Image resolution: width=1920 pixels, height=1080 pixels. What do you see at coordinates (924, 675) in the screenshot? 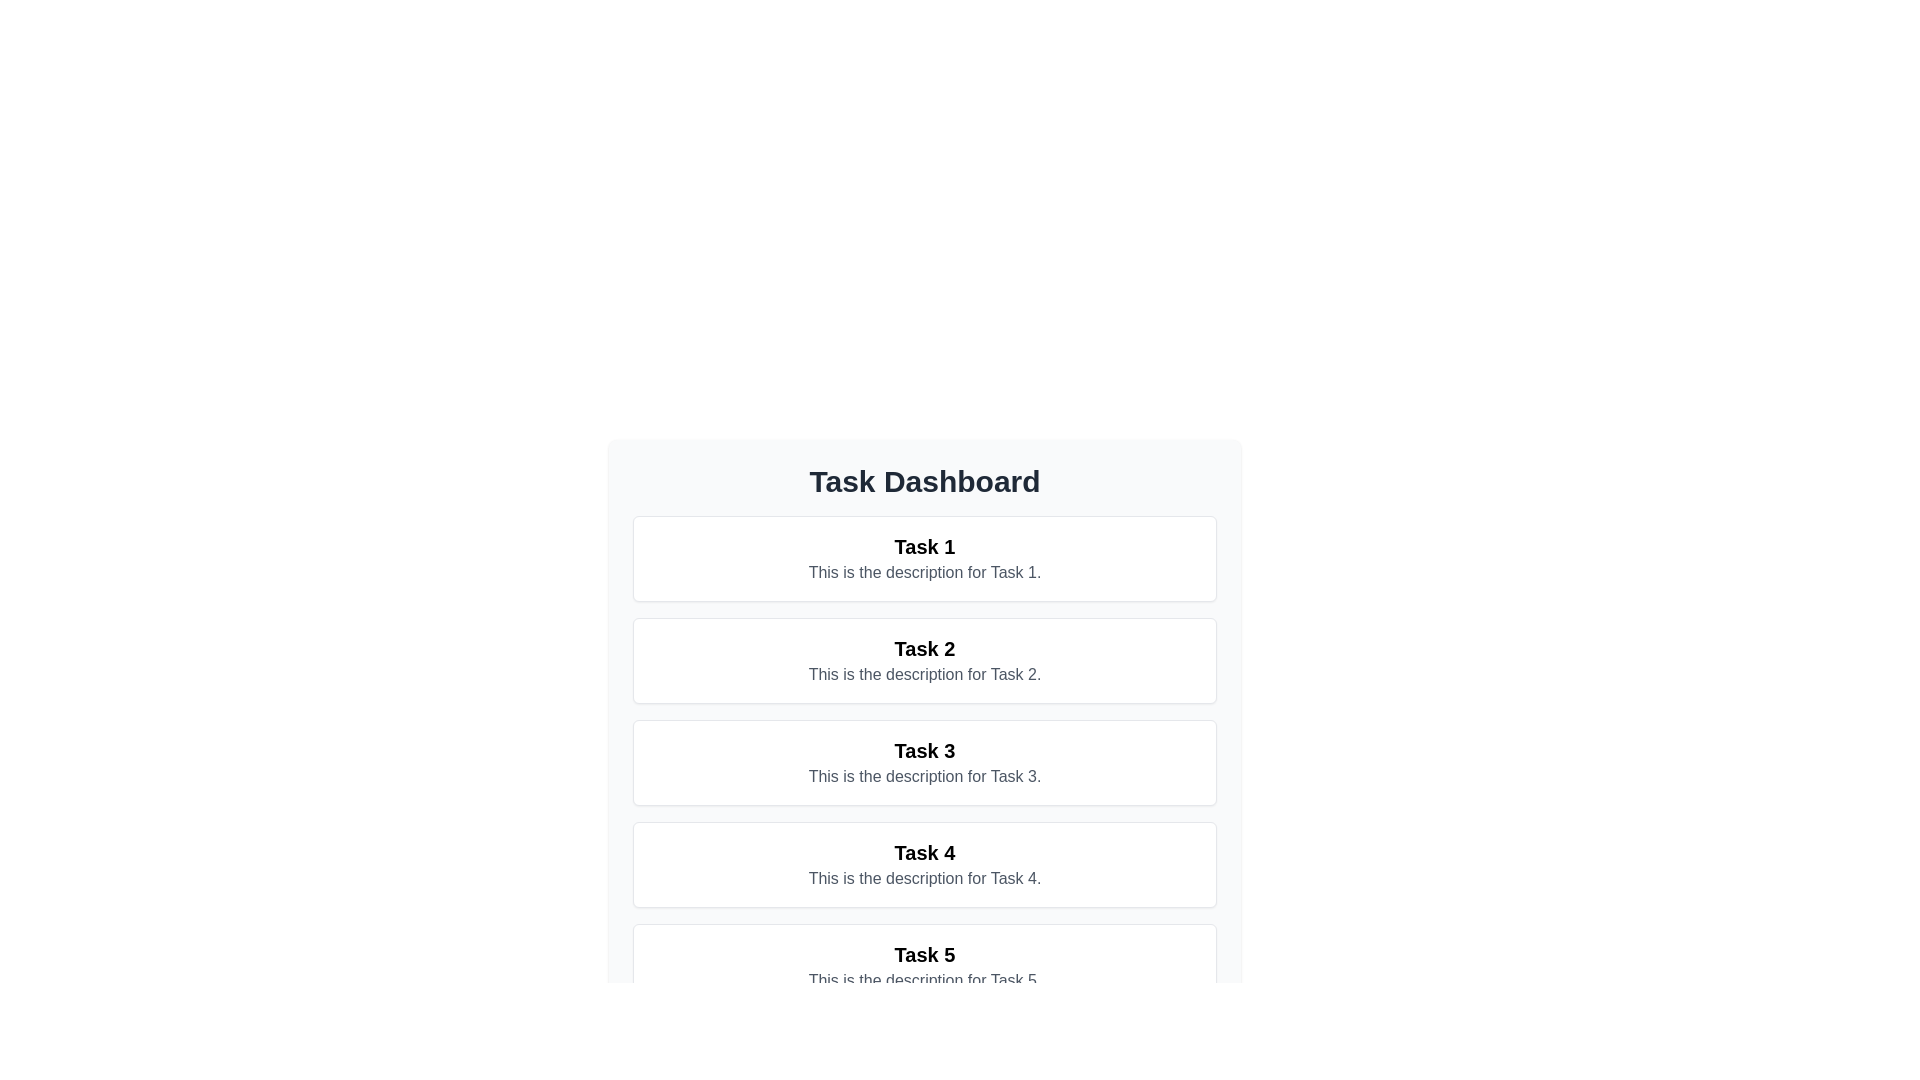
I see `the Text Label element that displays 'This is the description for Task 2.', located directly beneath the bold header 'Task 2'` at bounding box center [924, 675].